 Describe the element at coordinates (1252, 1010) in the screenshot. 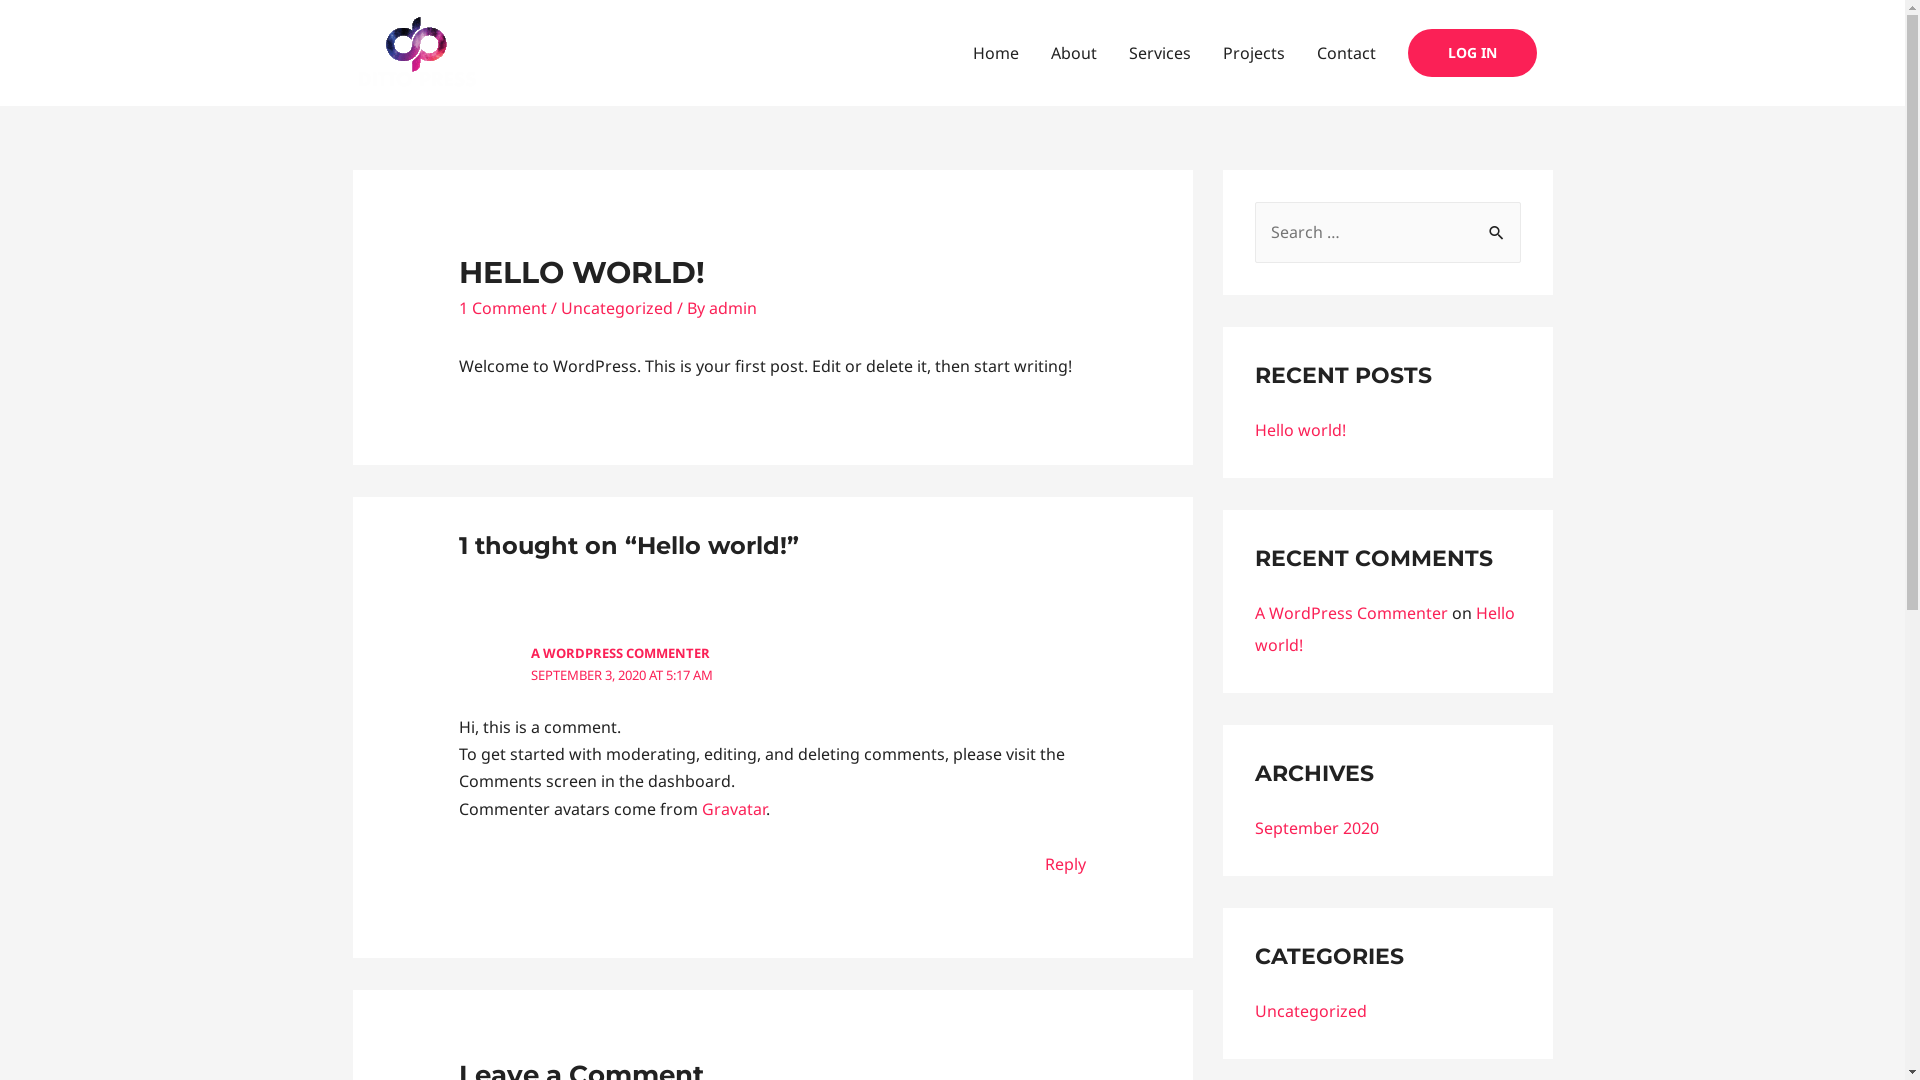

I see `'Uncategorized'` at that location.